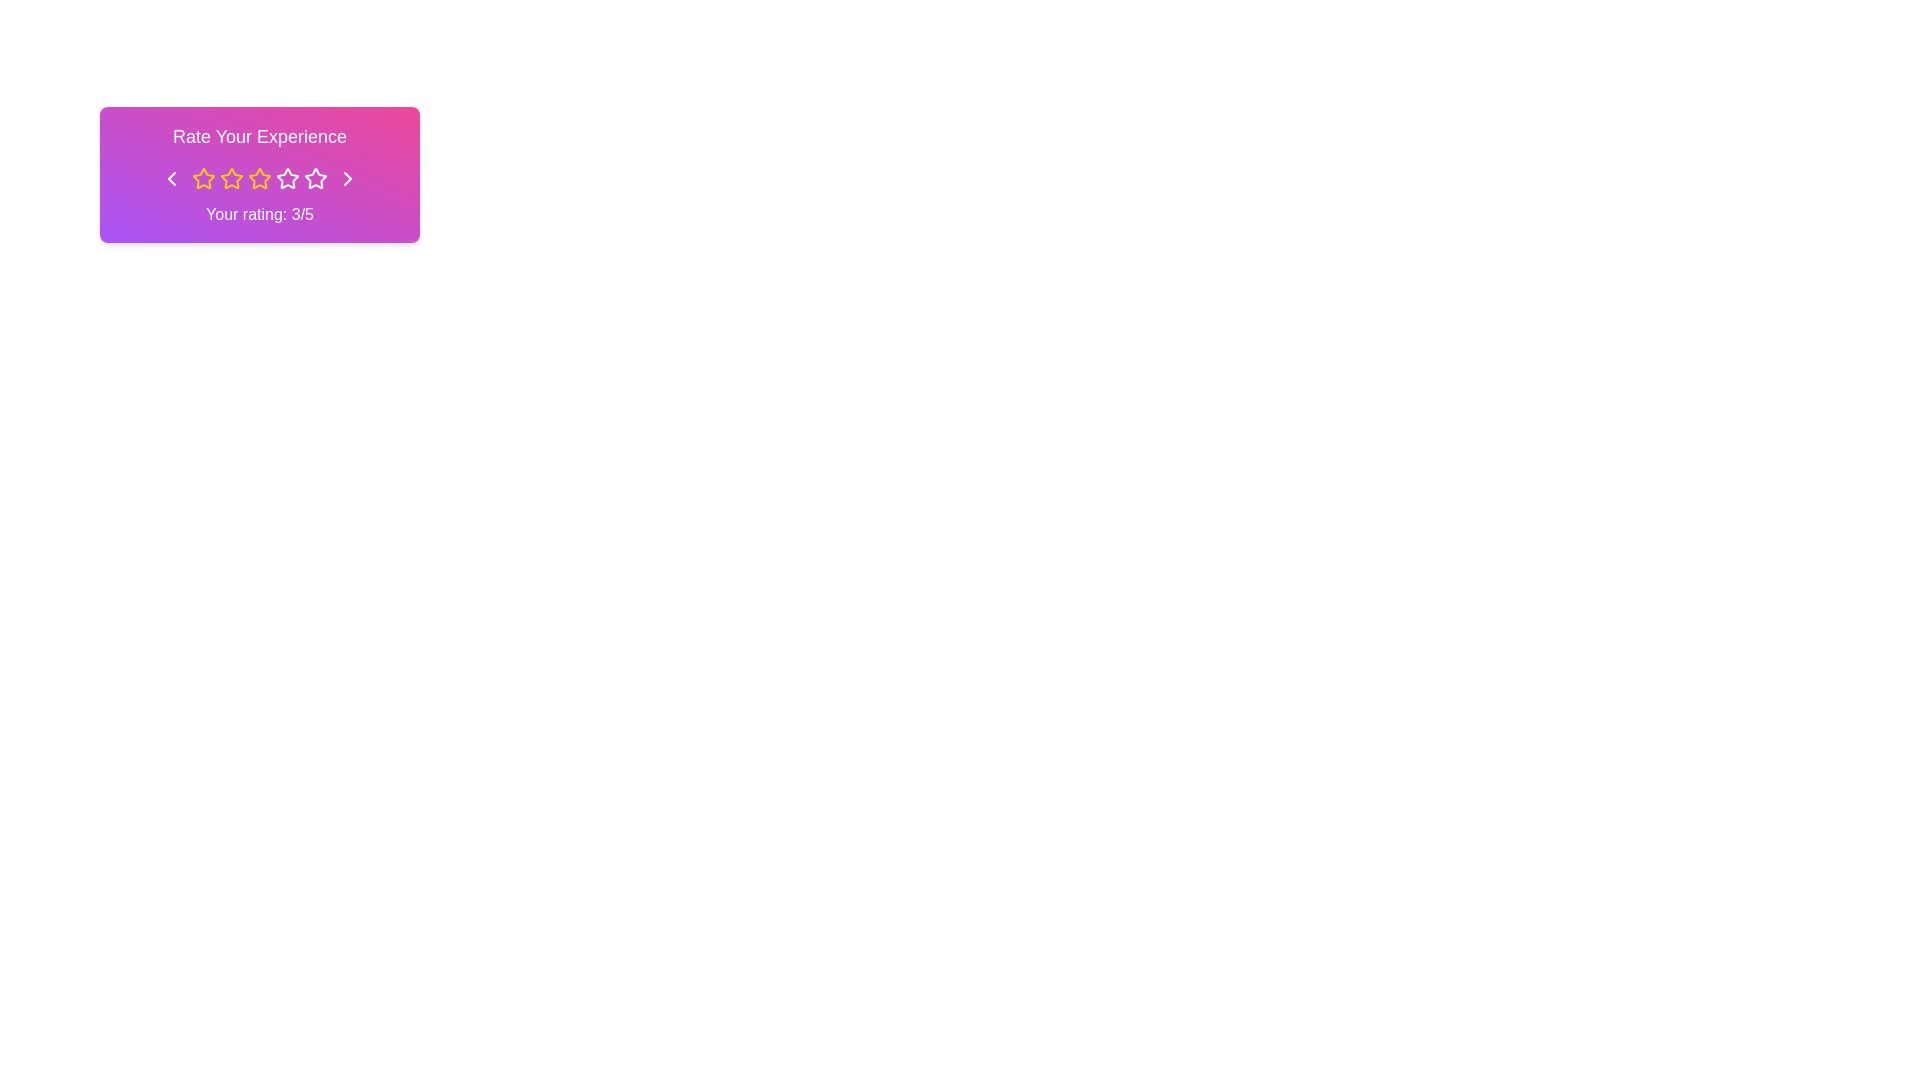 The width and height of the screenshot is (1920, 1080). I want to click on the third yellow star in the rating widget, so click(258, 177).